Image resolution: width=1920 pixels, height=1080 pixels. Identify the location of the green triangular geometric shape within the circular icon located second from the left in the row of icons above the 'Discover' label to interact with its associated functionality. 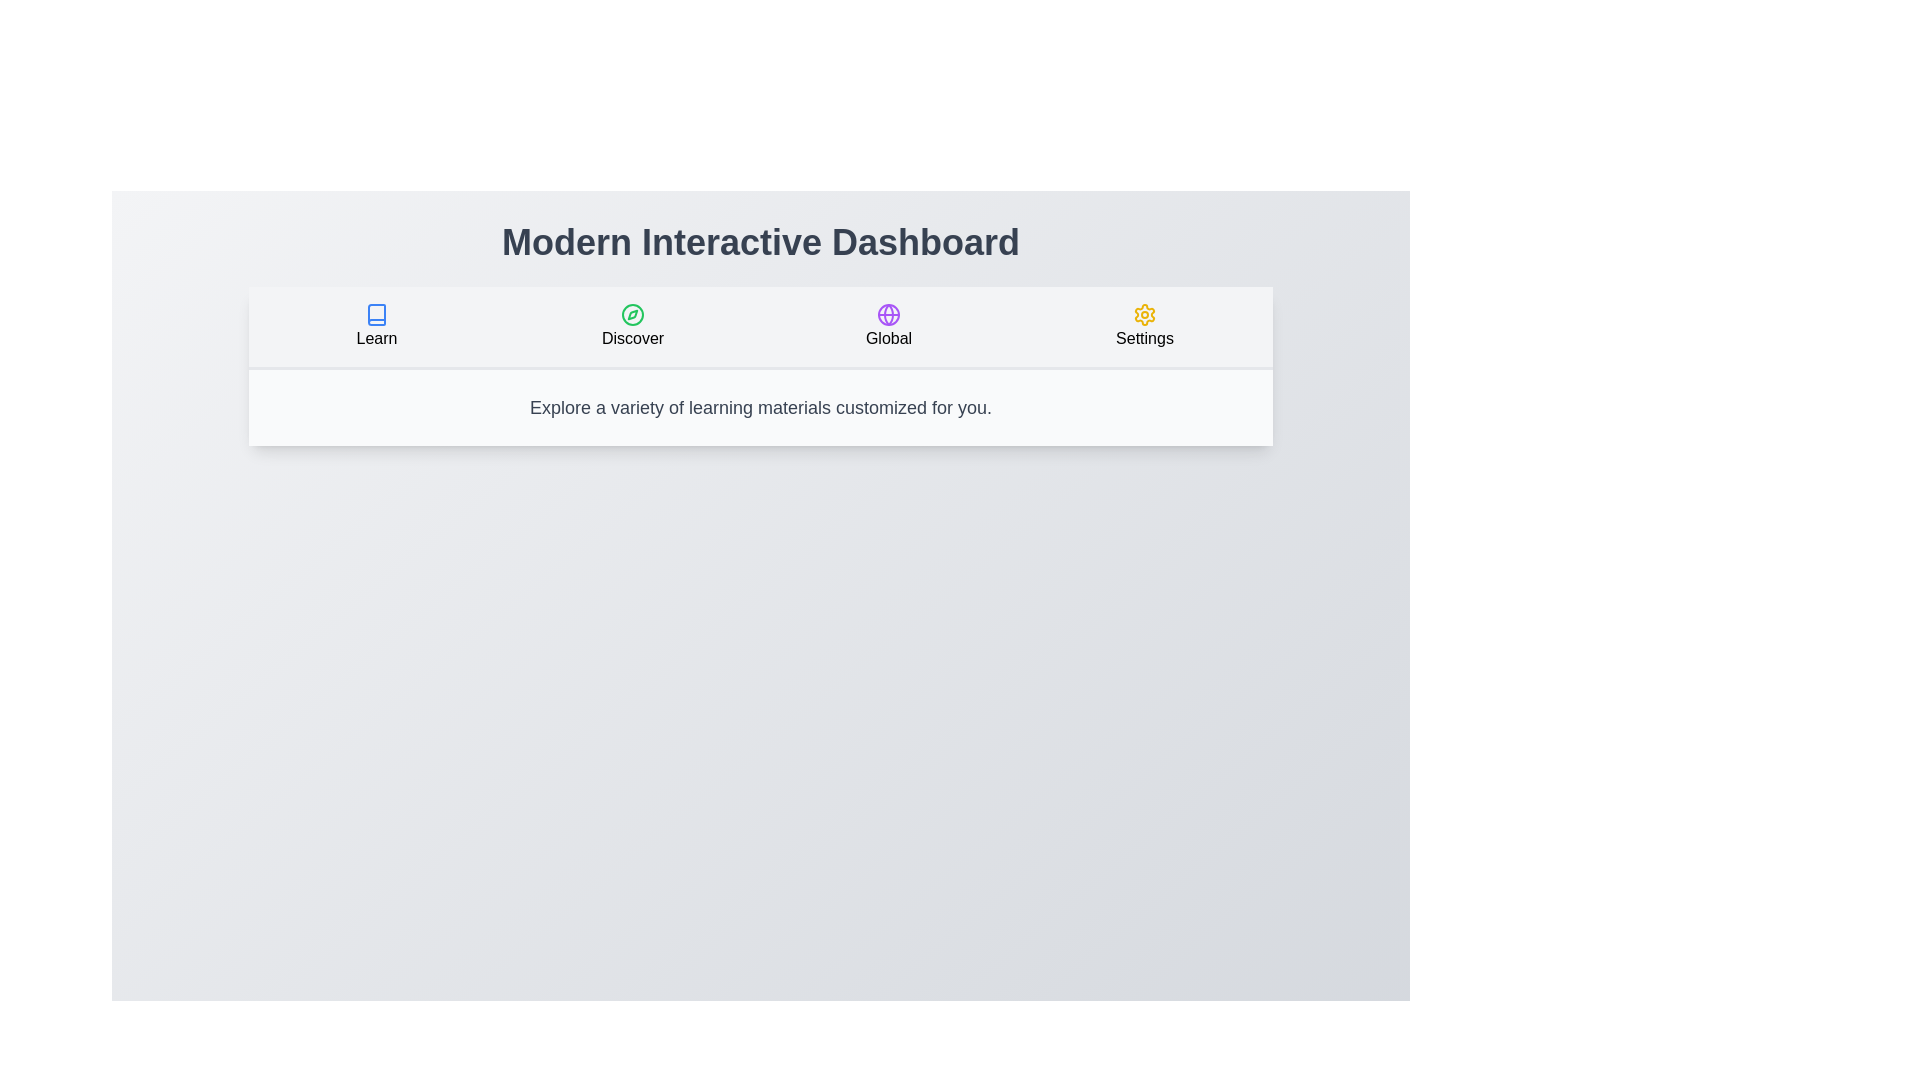
(632, 315).